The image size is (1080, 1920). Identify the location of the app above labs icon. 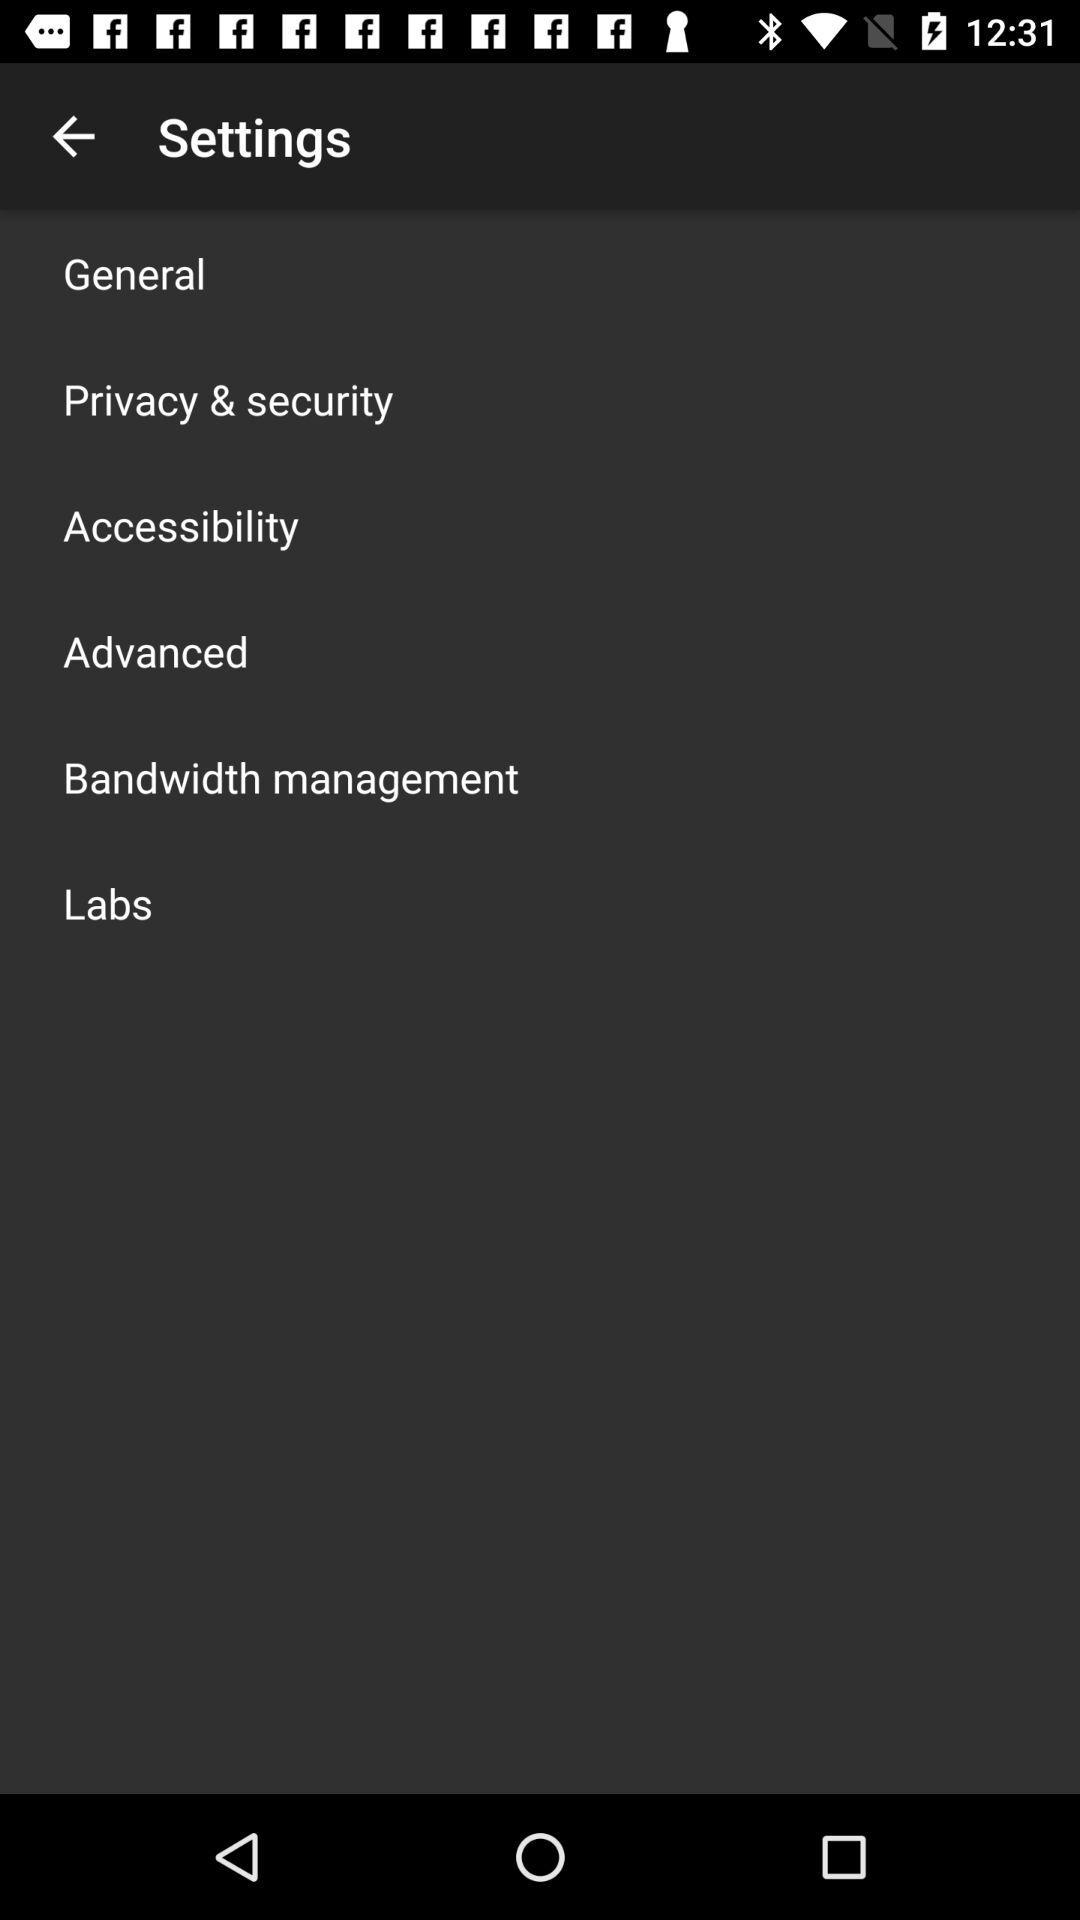
(290, 776).